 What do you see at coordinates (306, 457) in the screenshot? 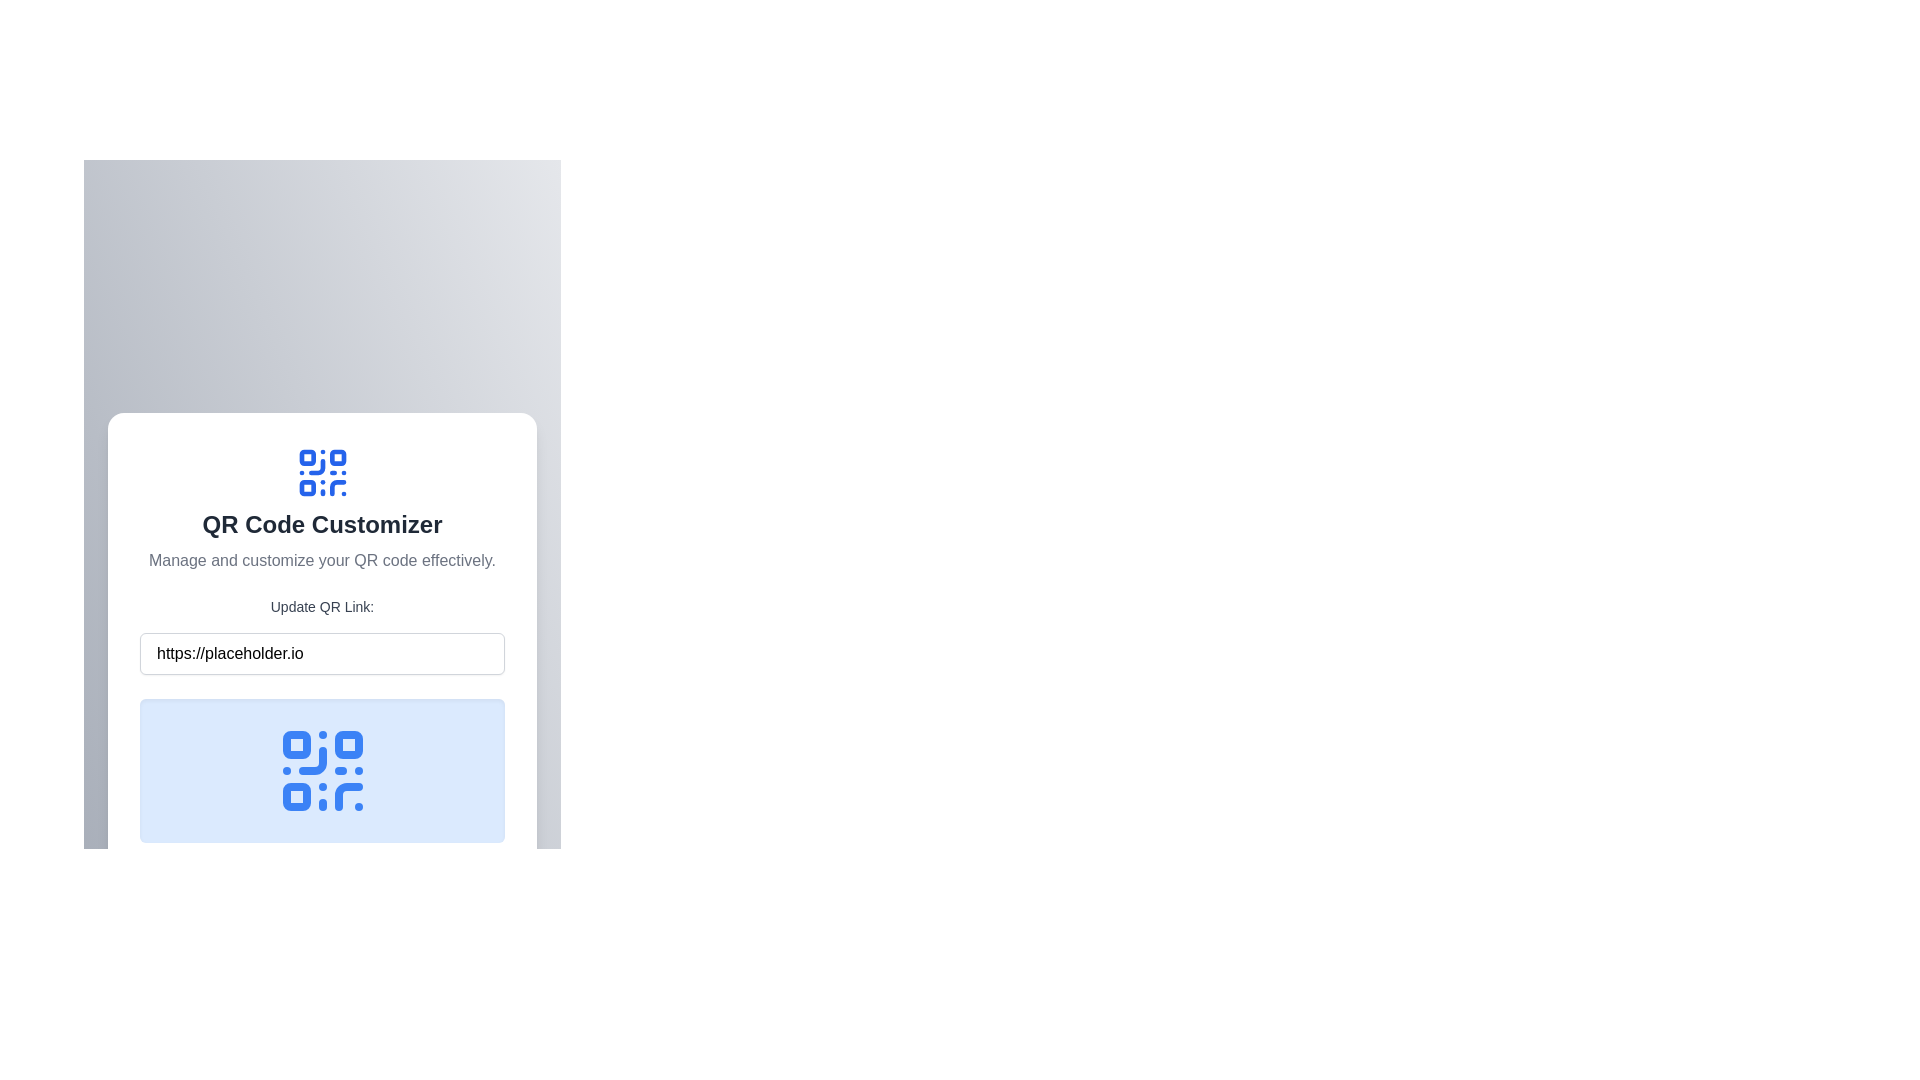
I see `the top-left square decorative element of the QR code icon, which is part of a 3x3 grid arrangement` at bounding box center [306, 457].